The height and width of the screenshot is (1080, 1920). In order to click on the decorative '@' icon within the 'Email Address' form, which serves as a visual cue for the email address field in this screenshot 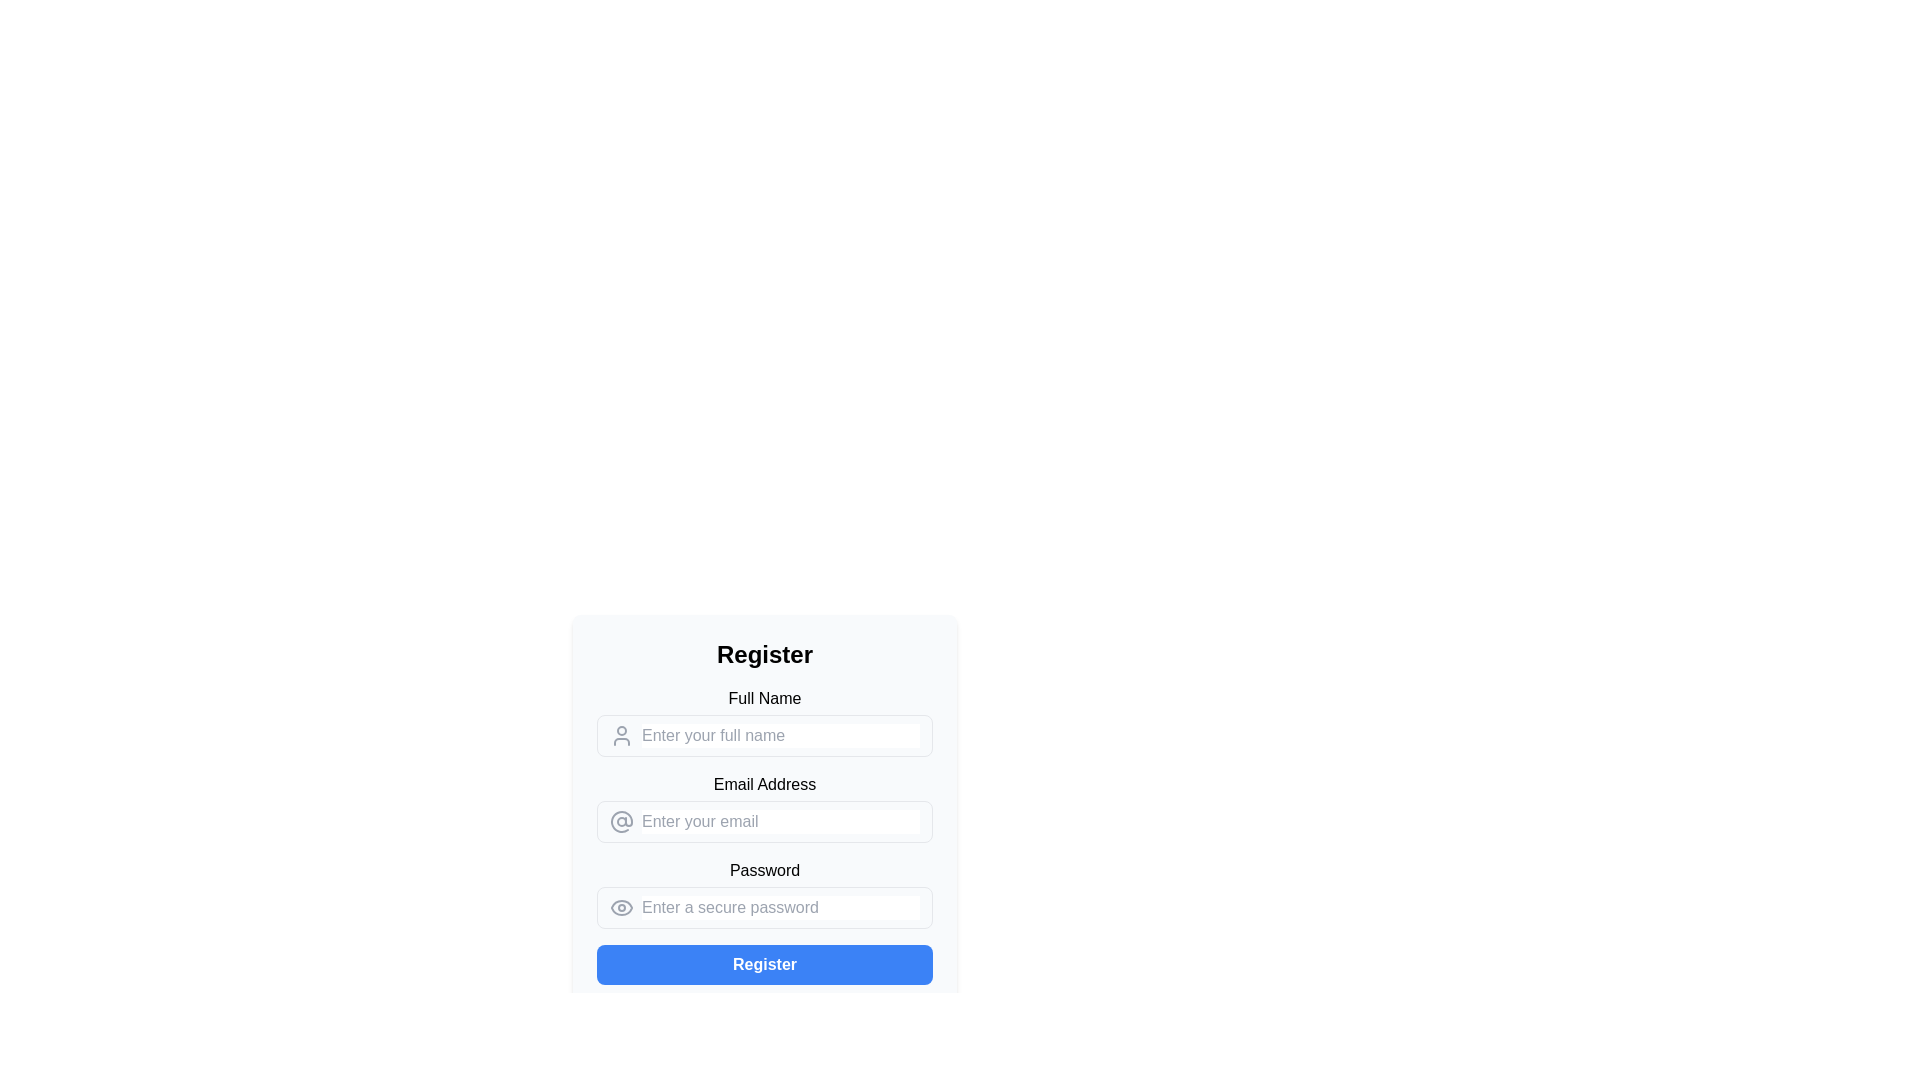, I will do `click(621, 821)`.